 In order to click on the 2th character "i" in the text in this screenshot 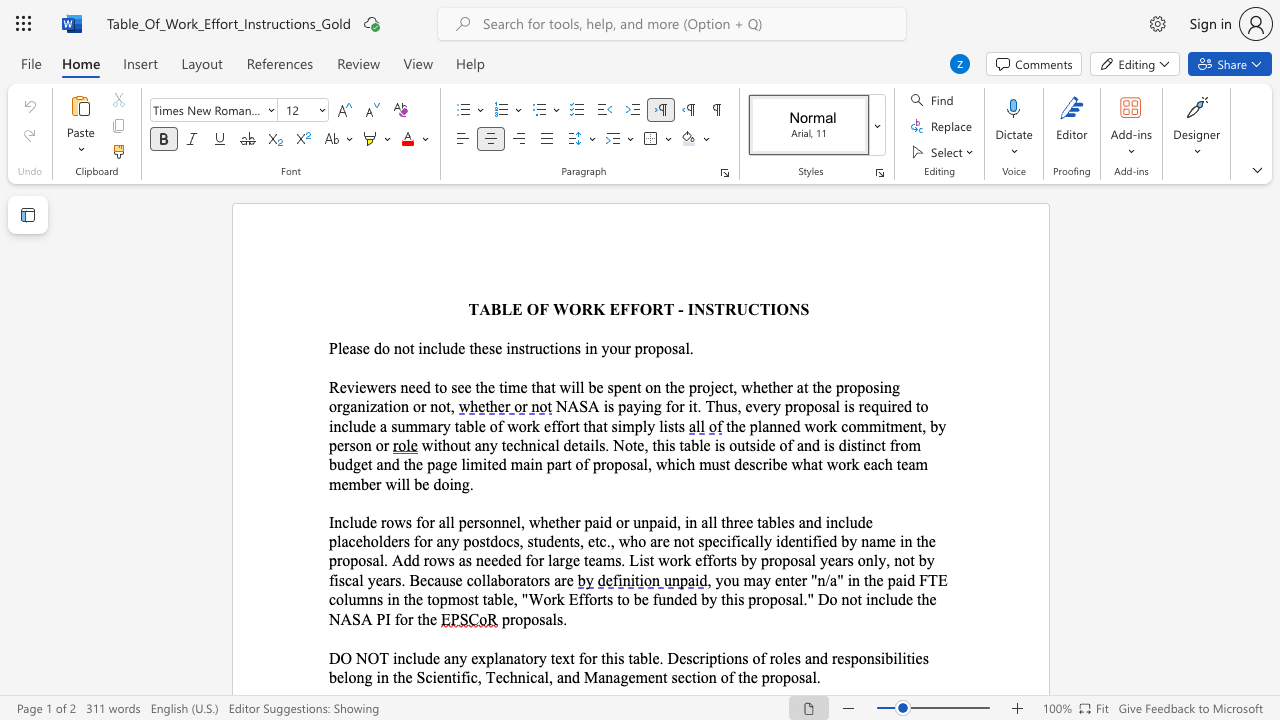, I will do `click(619, 425)`.